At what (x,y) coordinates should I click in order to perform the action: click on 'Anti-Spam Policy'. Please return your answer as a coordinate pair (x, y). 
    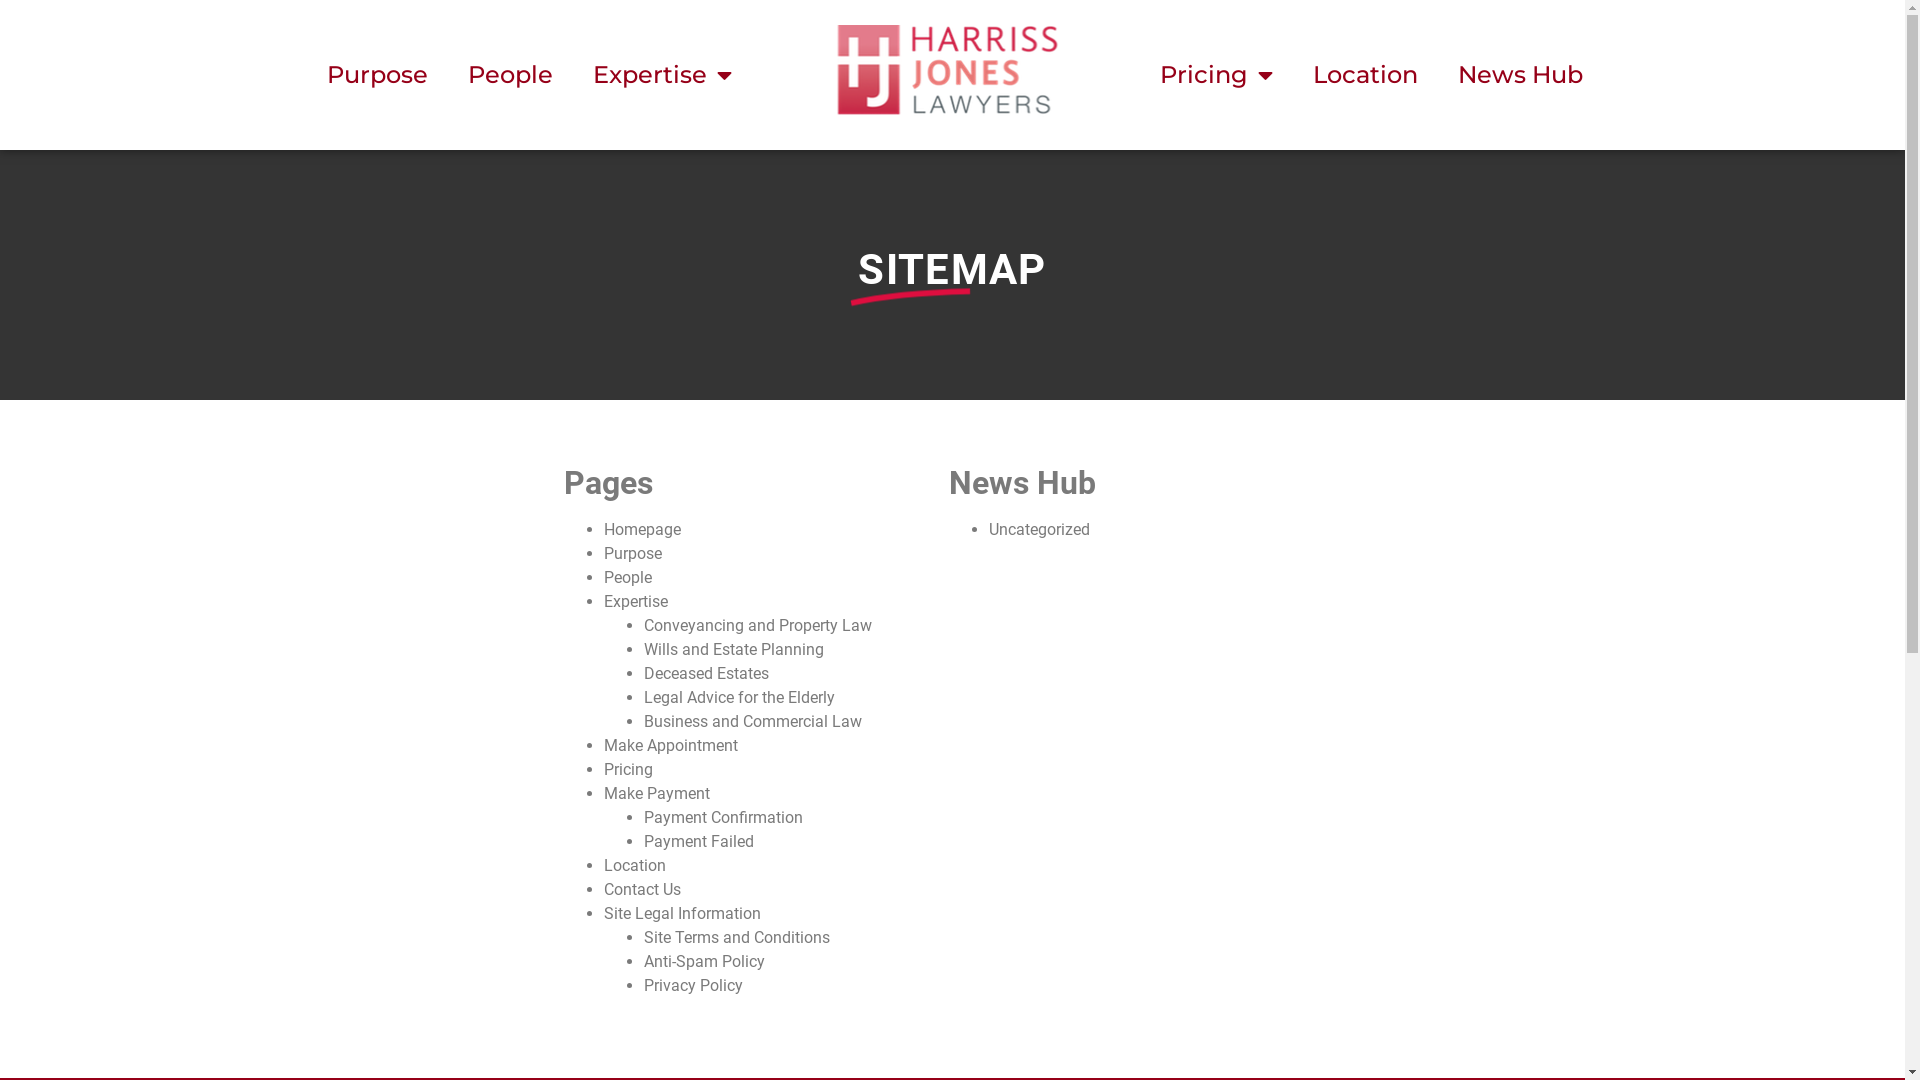
    Looking at the image, I should click on (704, 960).